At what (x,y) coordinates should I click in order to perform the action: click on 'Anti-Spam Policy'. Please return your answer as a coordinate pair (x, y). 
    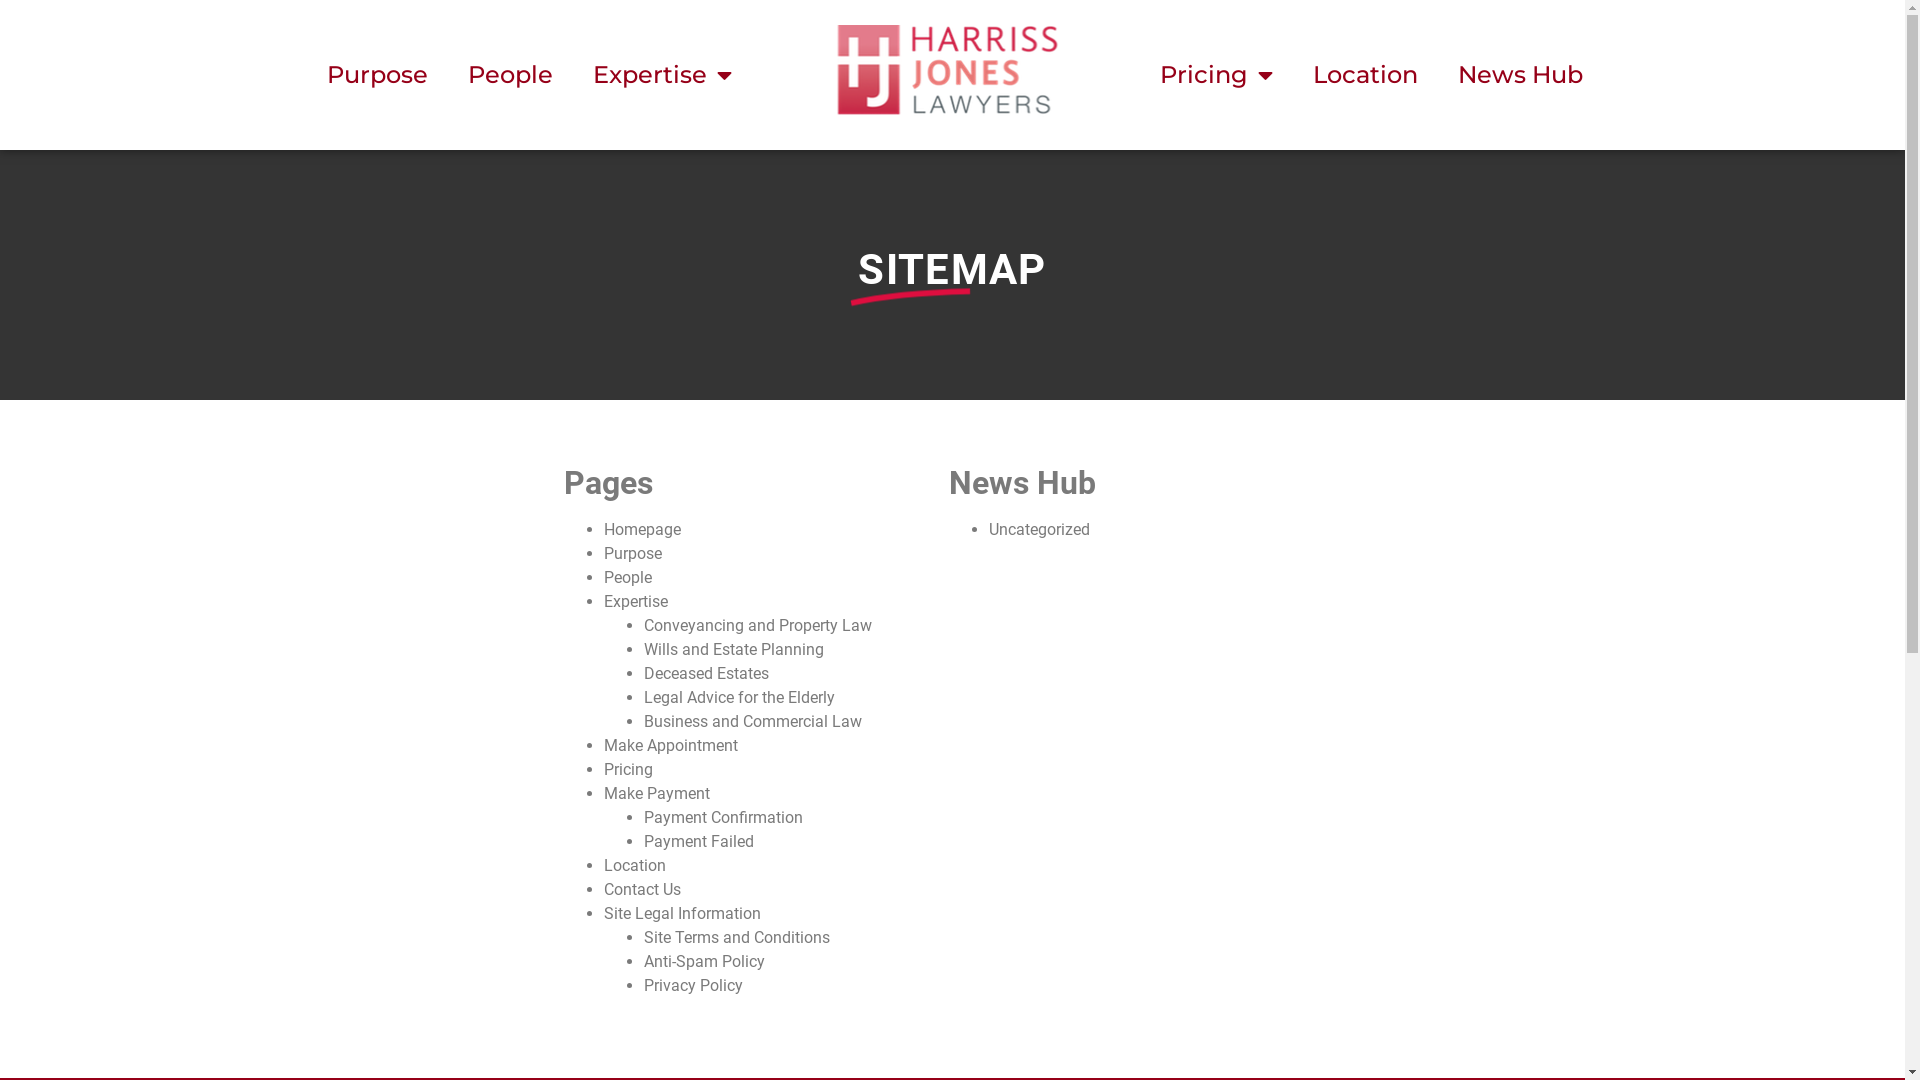
    Looking at the image, I should click on (704, 960).